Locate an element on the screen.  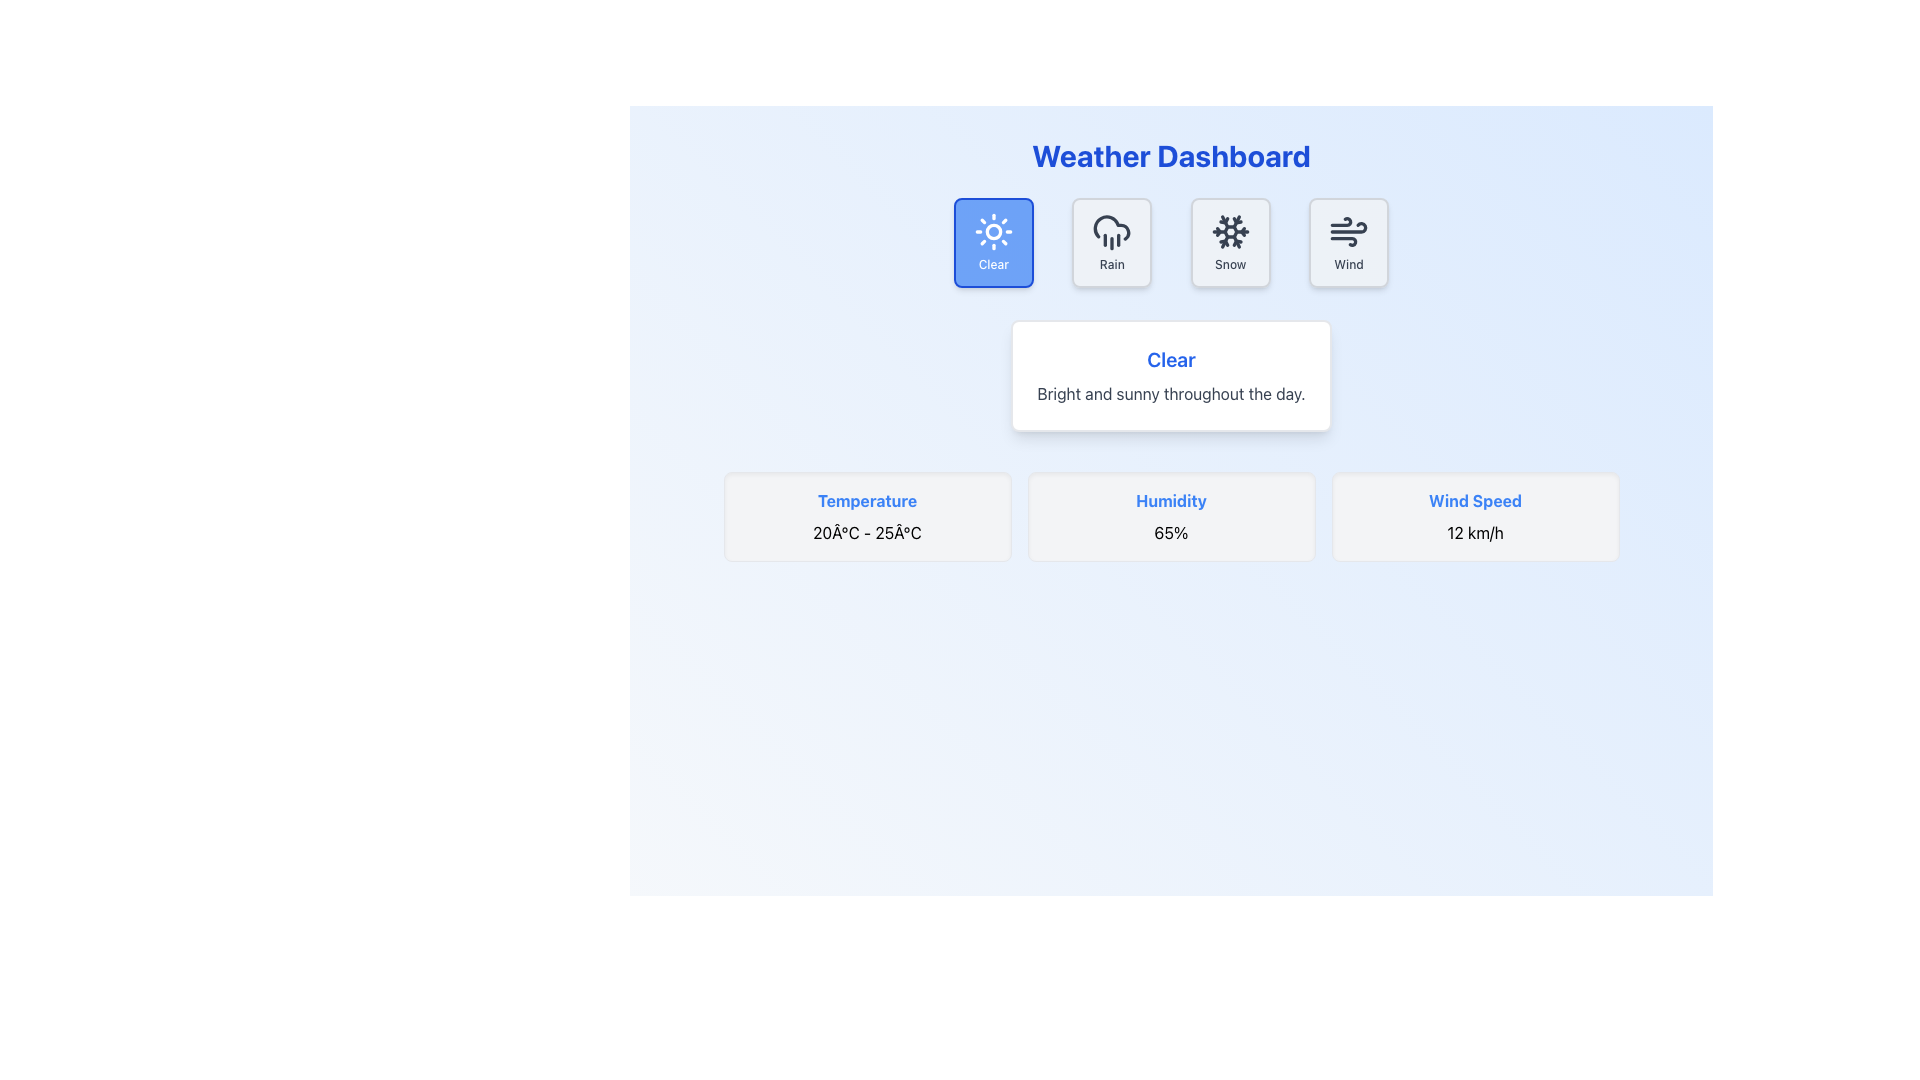
the Static information card displaying 'Humidity' with a bold blue font and '65%' in regular black font, located in the middle section of the interface is located at coordinates (1171, 515).